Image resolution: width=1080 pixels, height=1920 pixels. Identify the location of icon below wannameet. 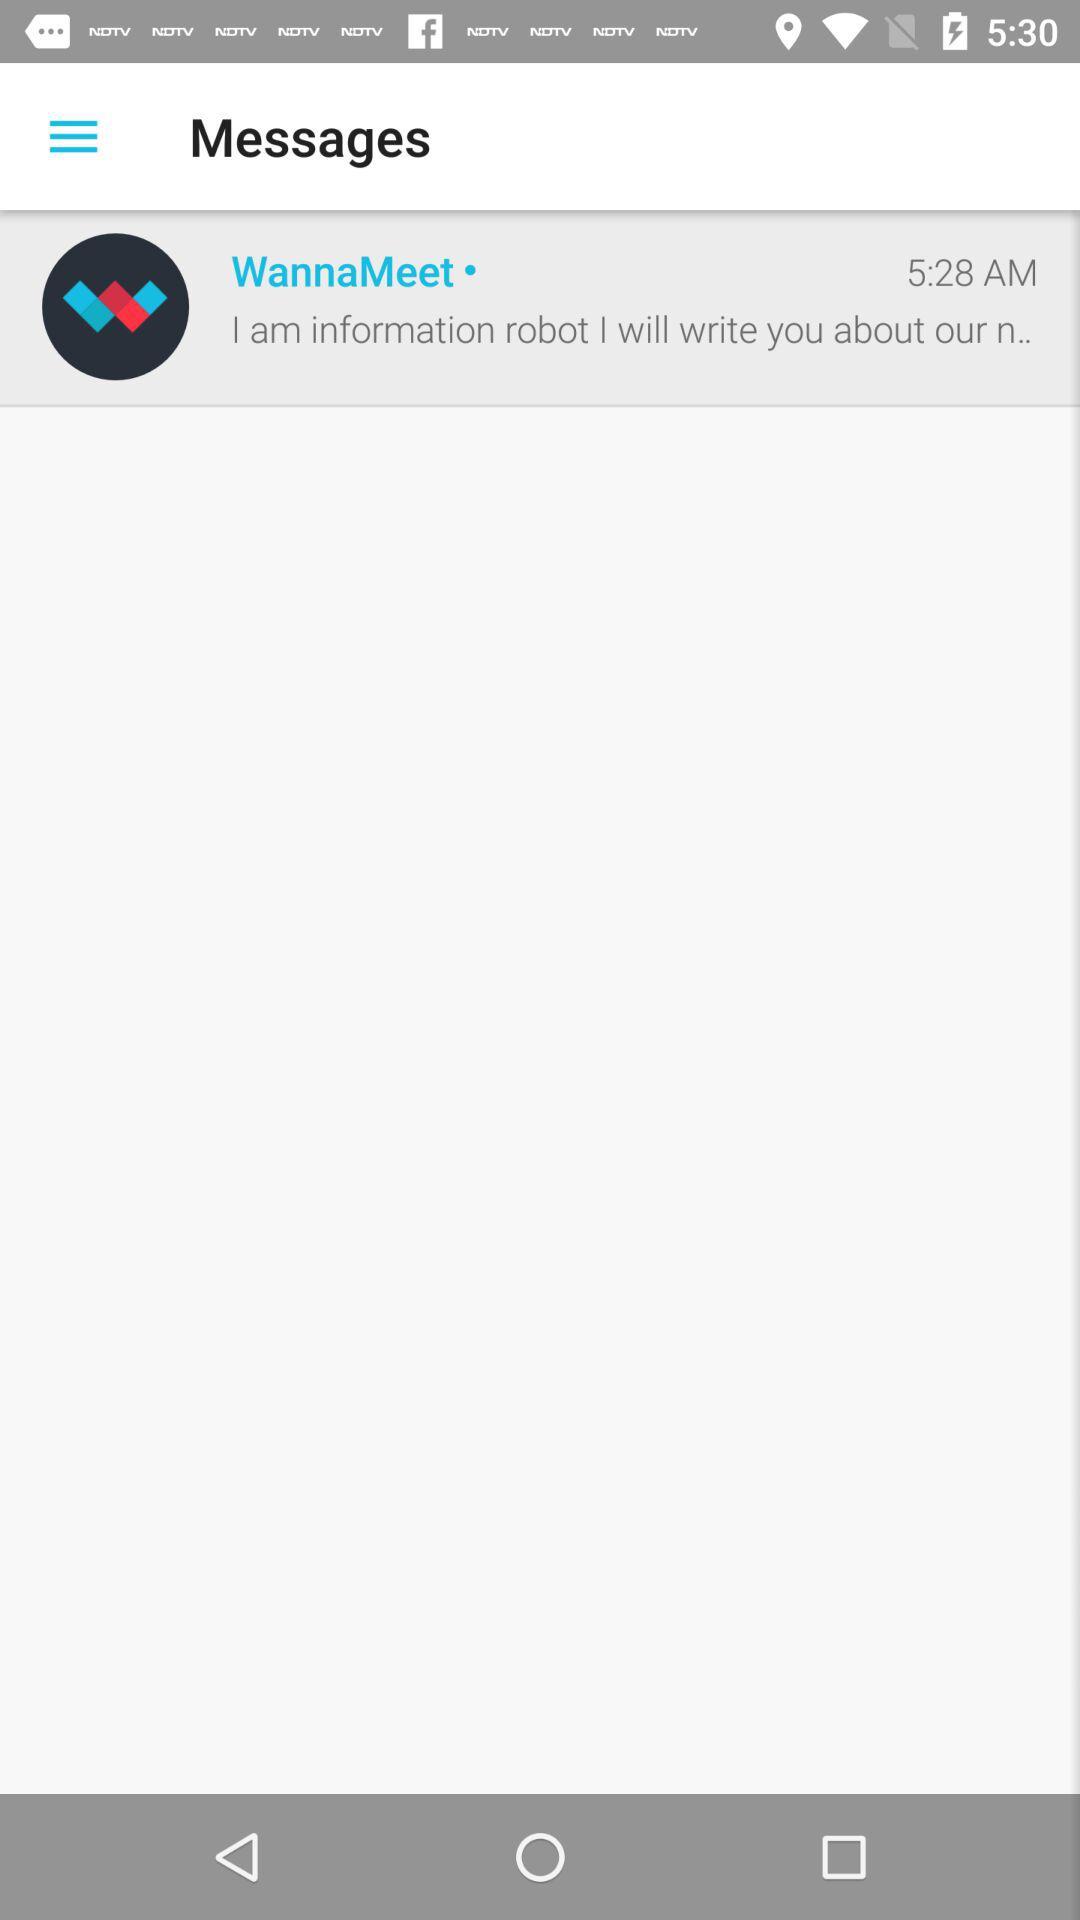
(634, 328).